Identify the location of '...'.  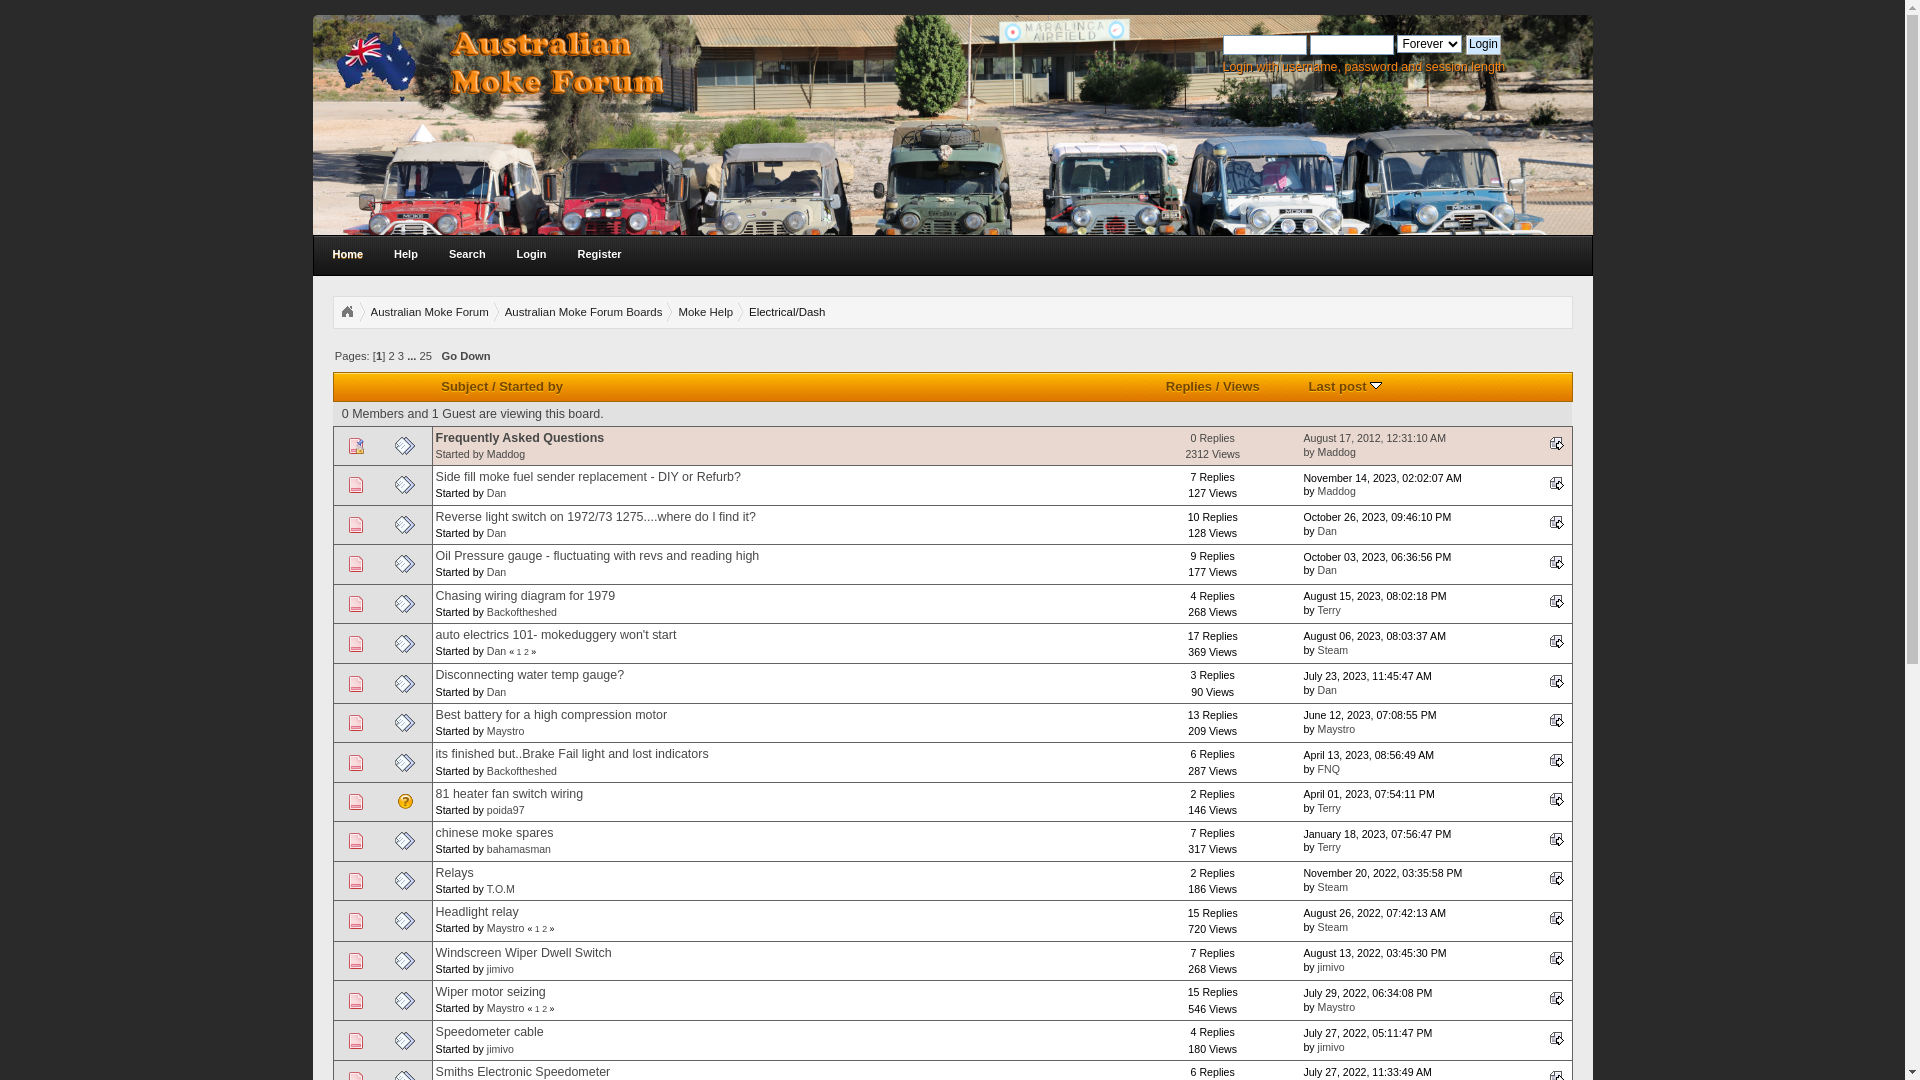
(411, 354).